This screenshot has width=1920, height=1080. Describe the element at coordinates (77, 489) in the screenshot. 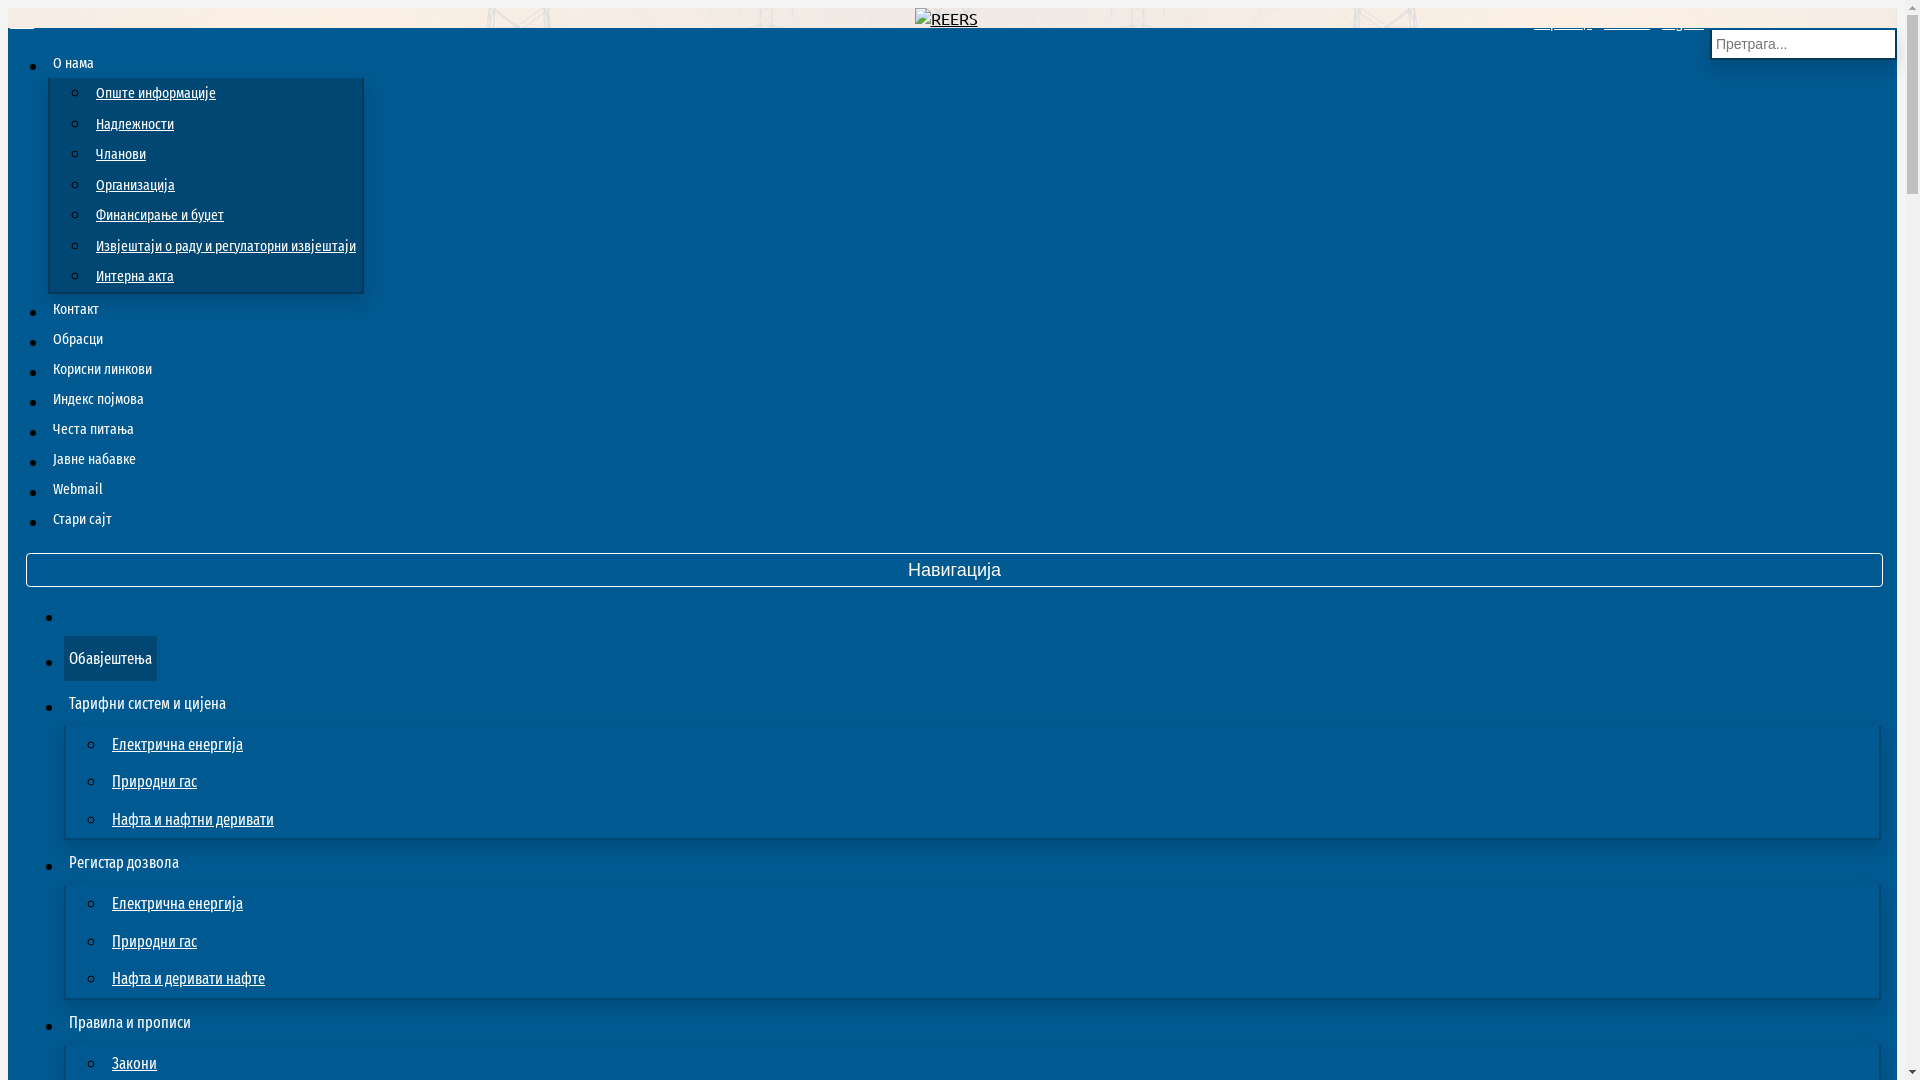

I see `'Webmail'` at that location.